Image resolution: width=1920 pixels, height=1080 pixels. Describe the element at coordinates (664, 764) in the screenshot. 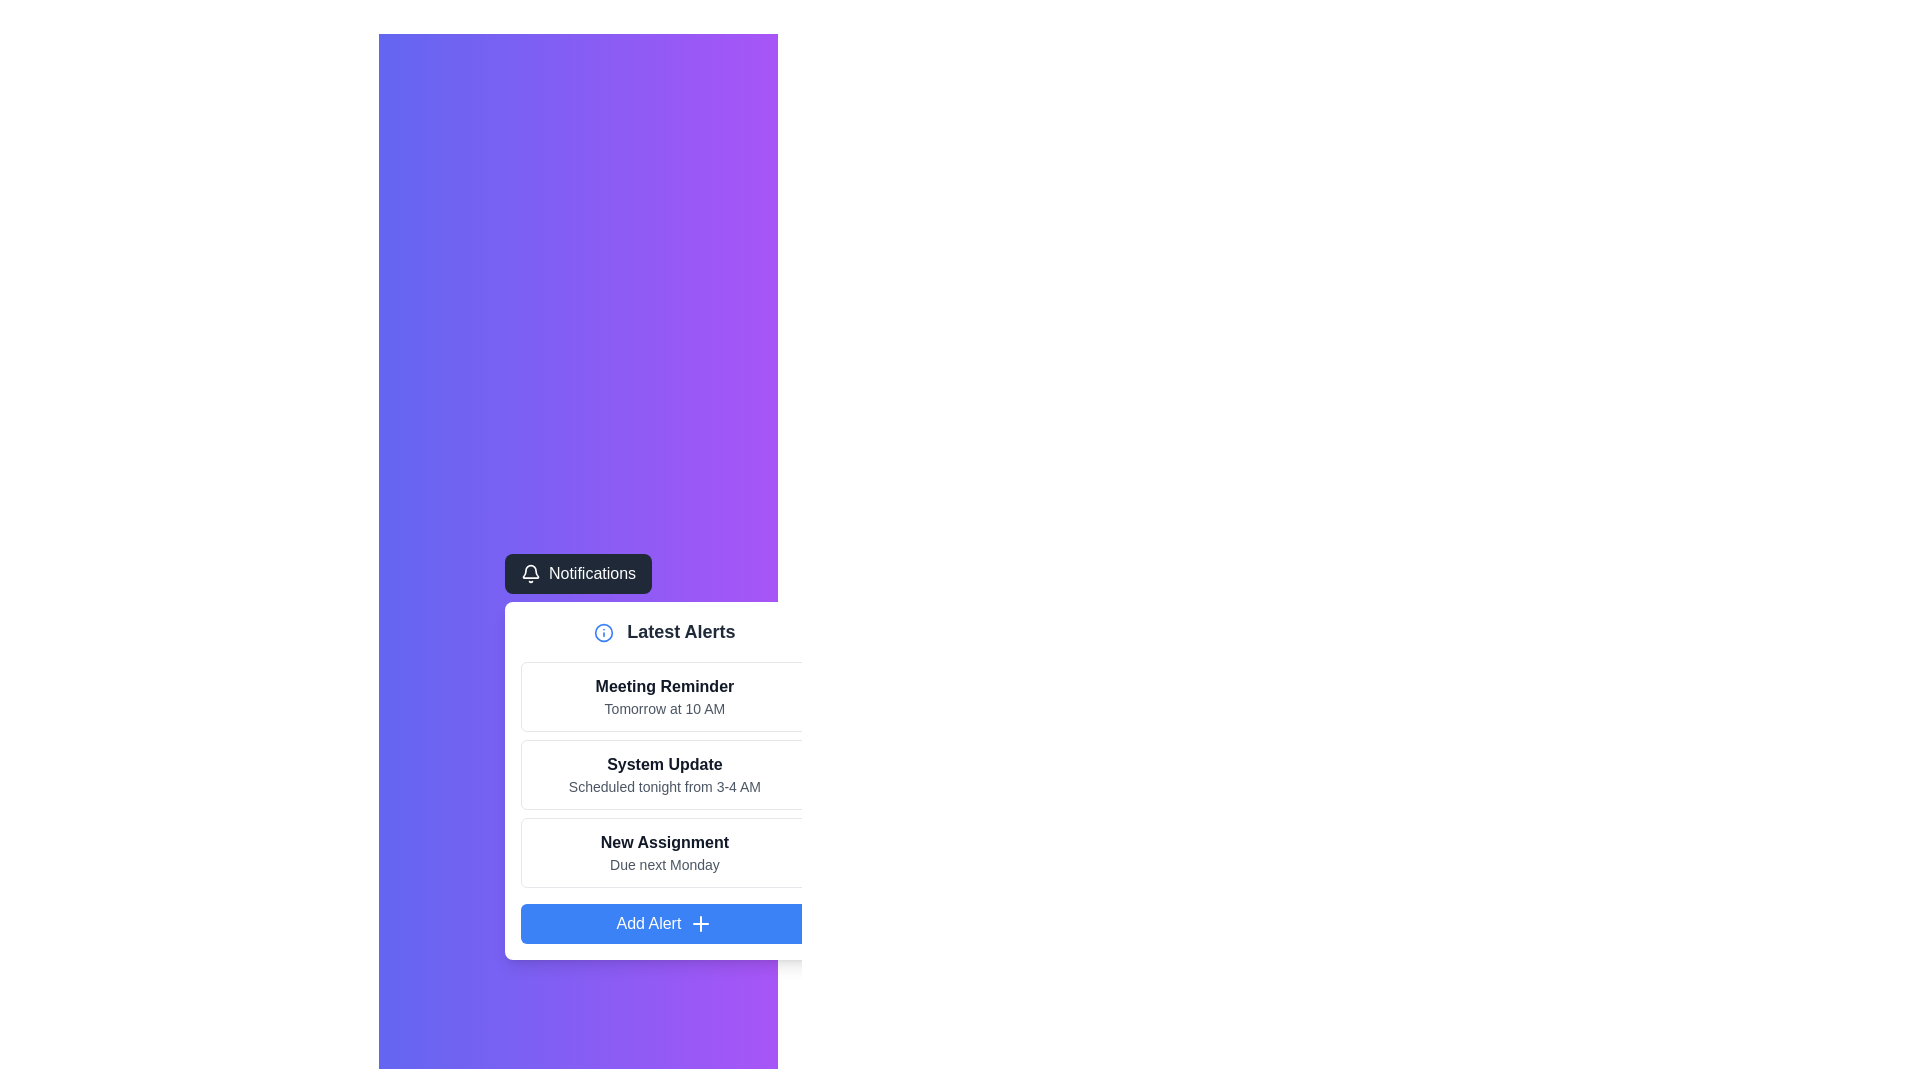

I see `the text label displaying 'System Update'` at that location.